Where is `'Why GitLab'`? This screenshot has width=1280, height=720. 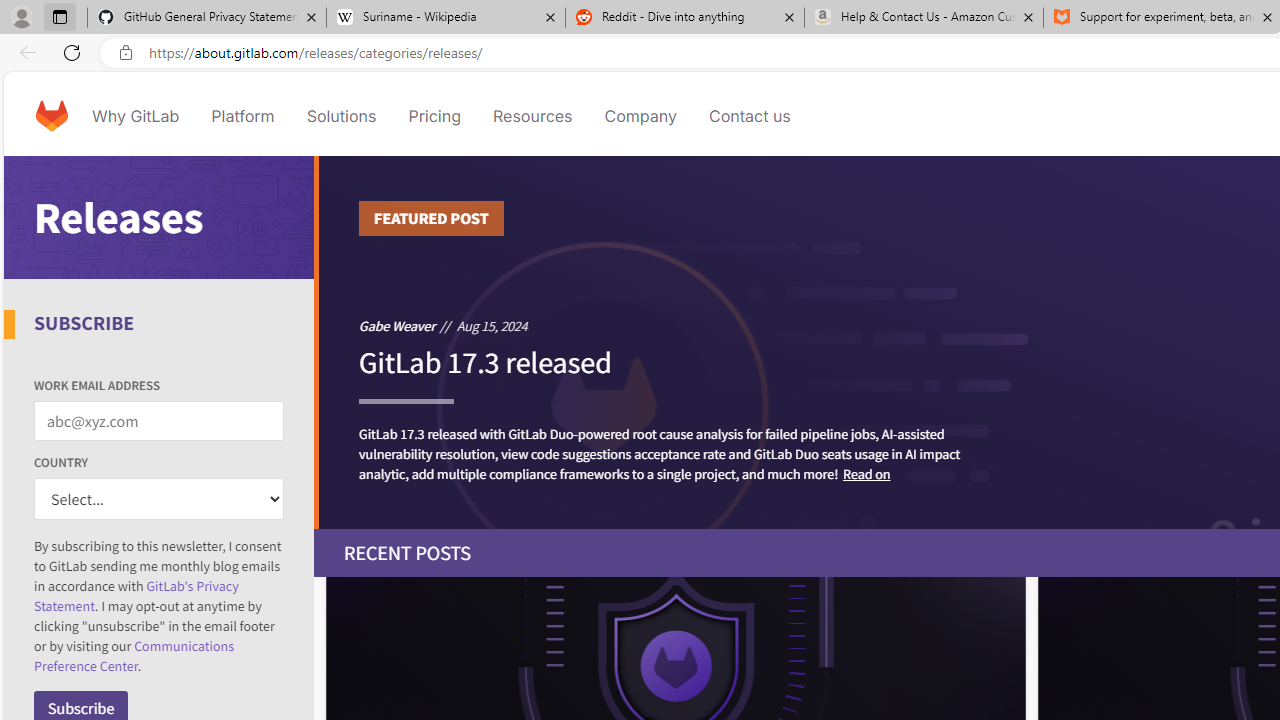
'Why GitLab' is located at coordinates (135, 115).